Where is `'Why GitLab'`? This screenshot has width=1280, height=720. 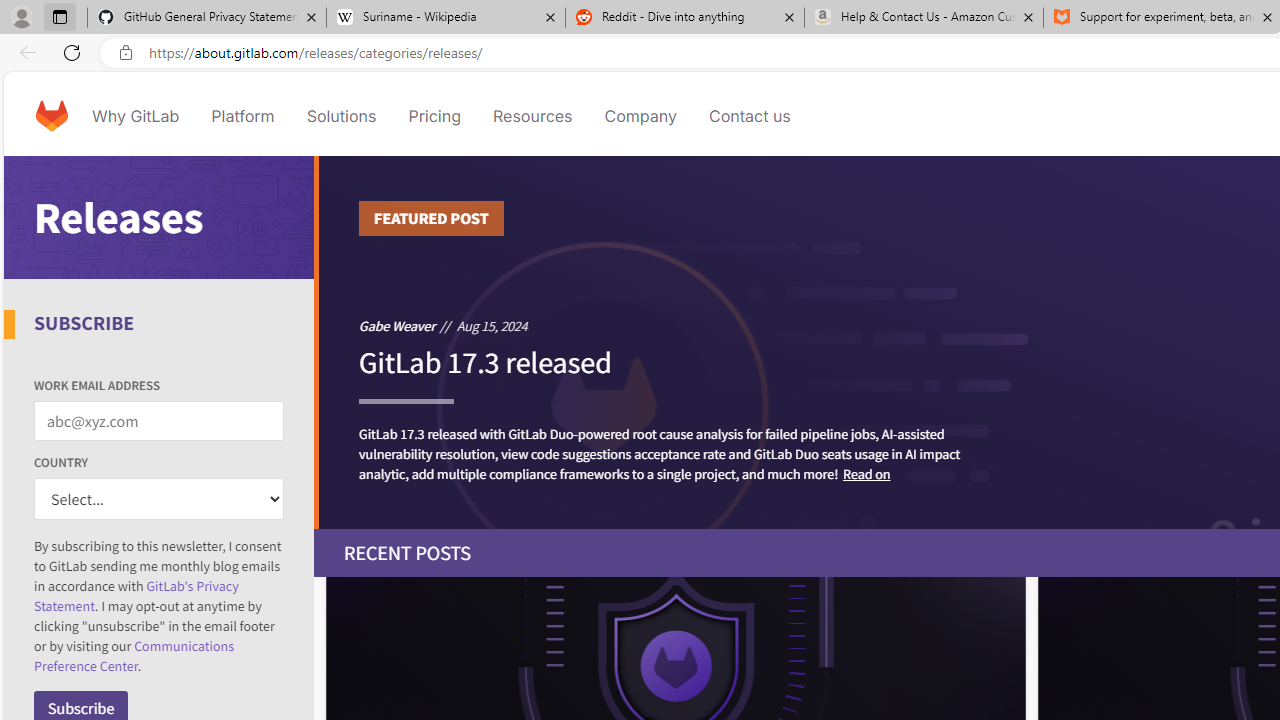
'Why GitLab' is located at coordinates (135, 115).